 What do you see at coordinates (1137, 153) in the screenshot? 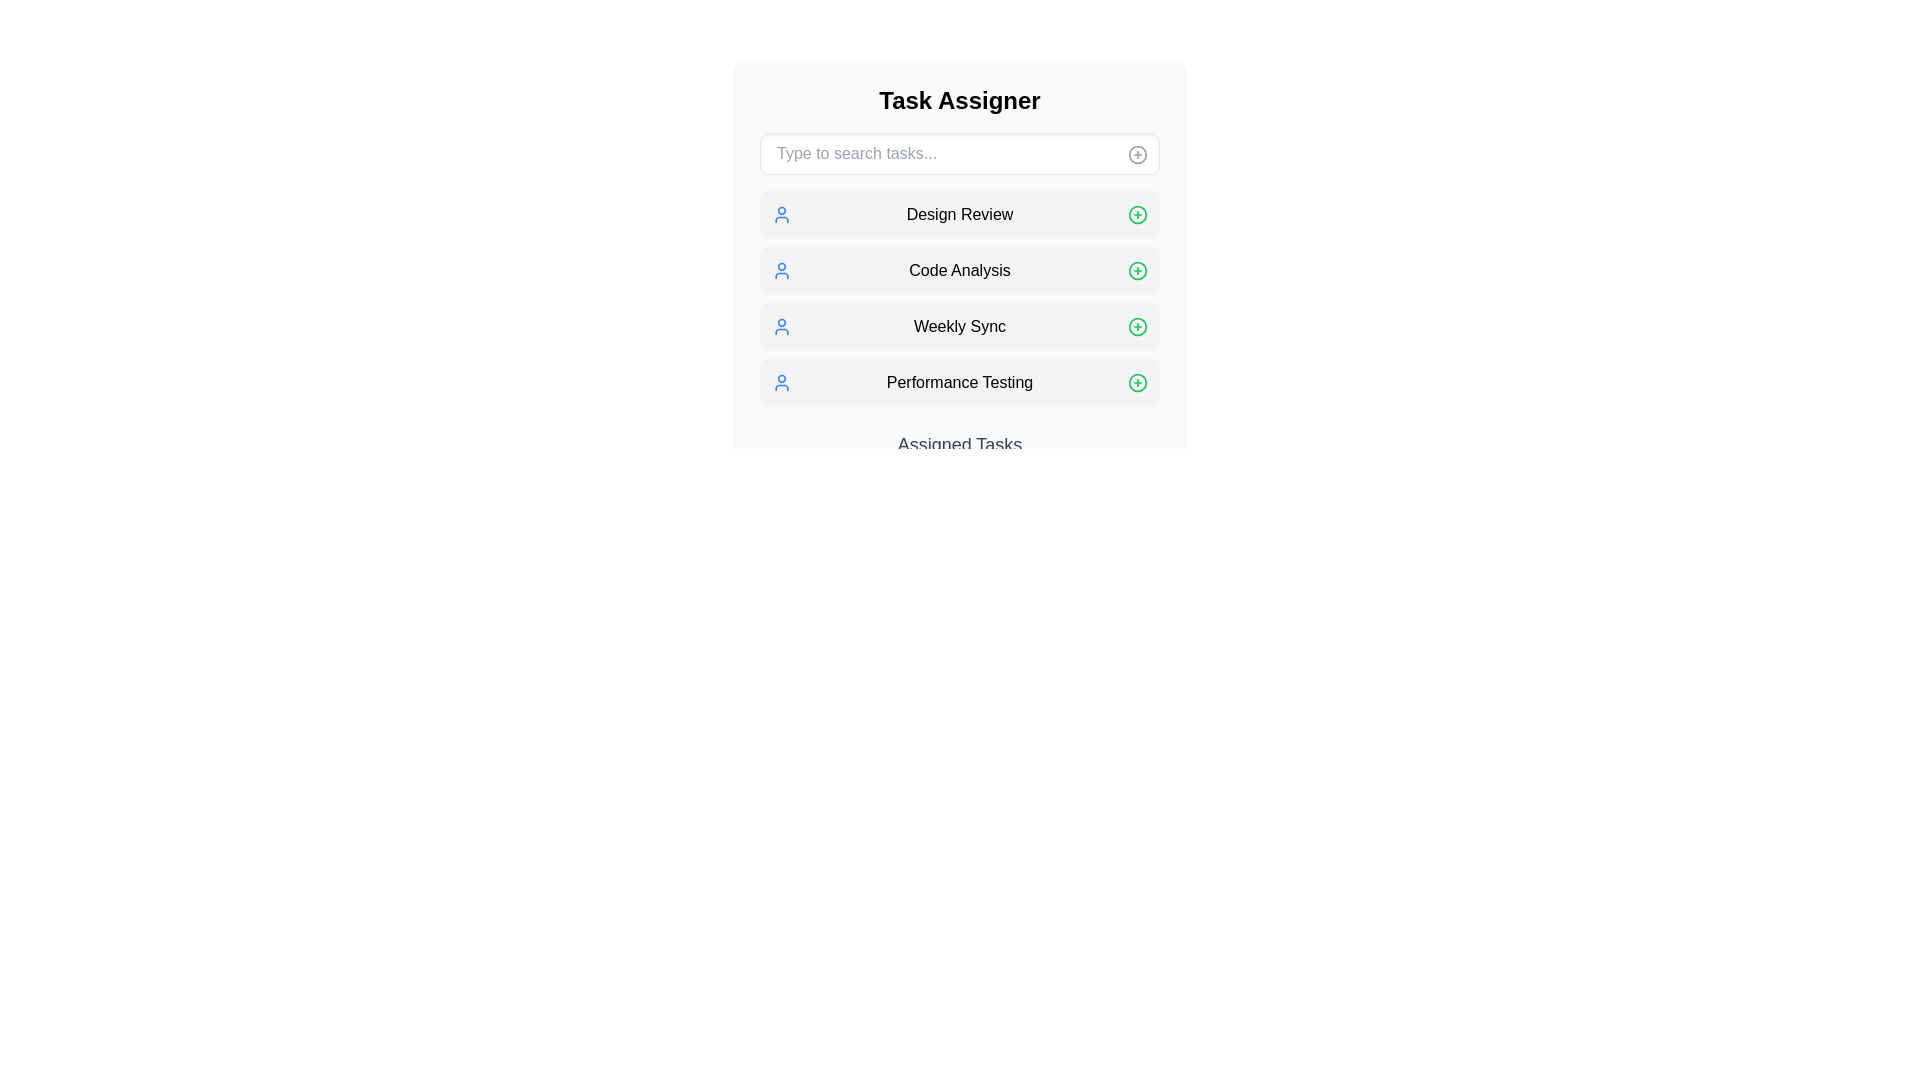
I see `the icon located at the upper-right corner of the text input field, adjacent to the placeholder text 'Type to search tasks...'` at bounding box center [1137, 153].